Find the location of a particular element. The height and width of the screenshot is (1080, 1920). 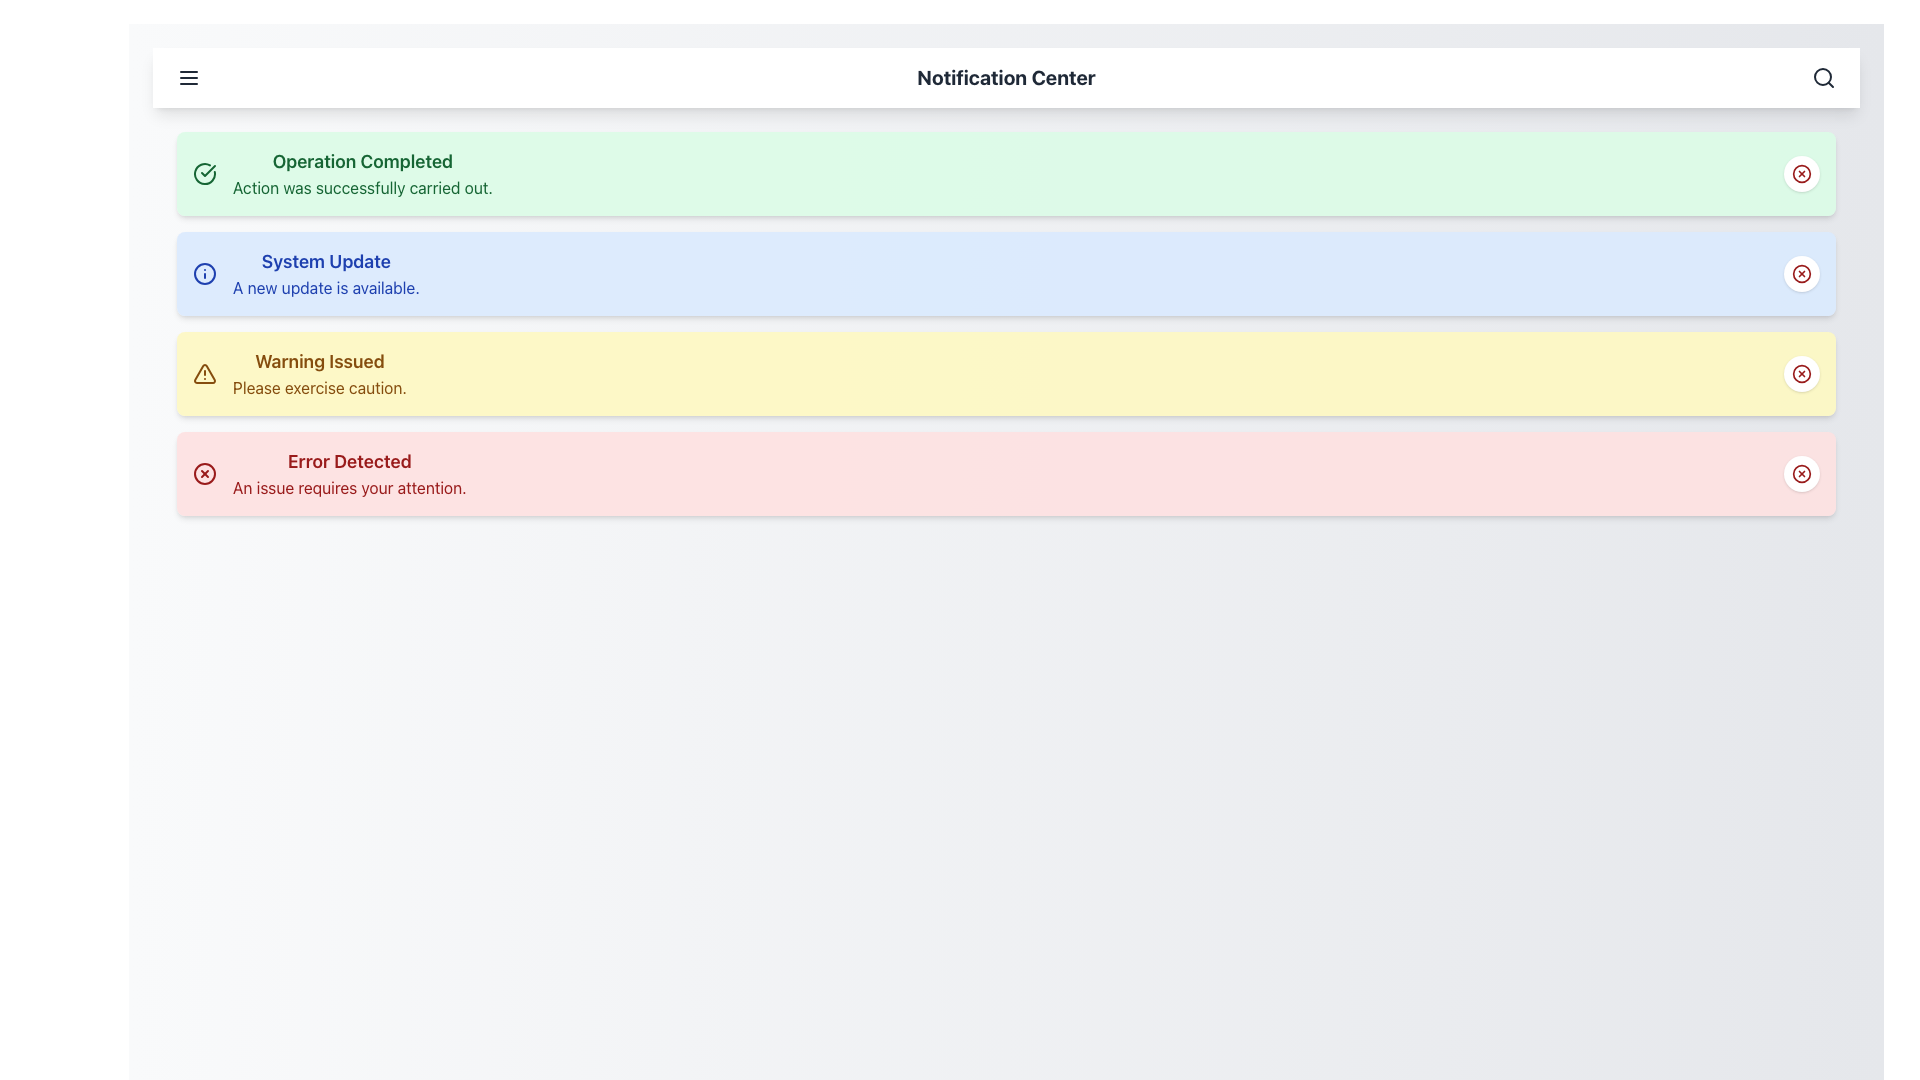

the triangular warning icon with an exclamation mark, located in the yellow notification strip labeled 'Warning Issued, Please exercise caution.' is located at coordinates (205, 374).